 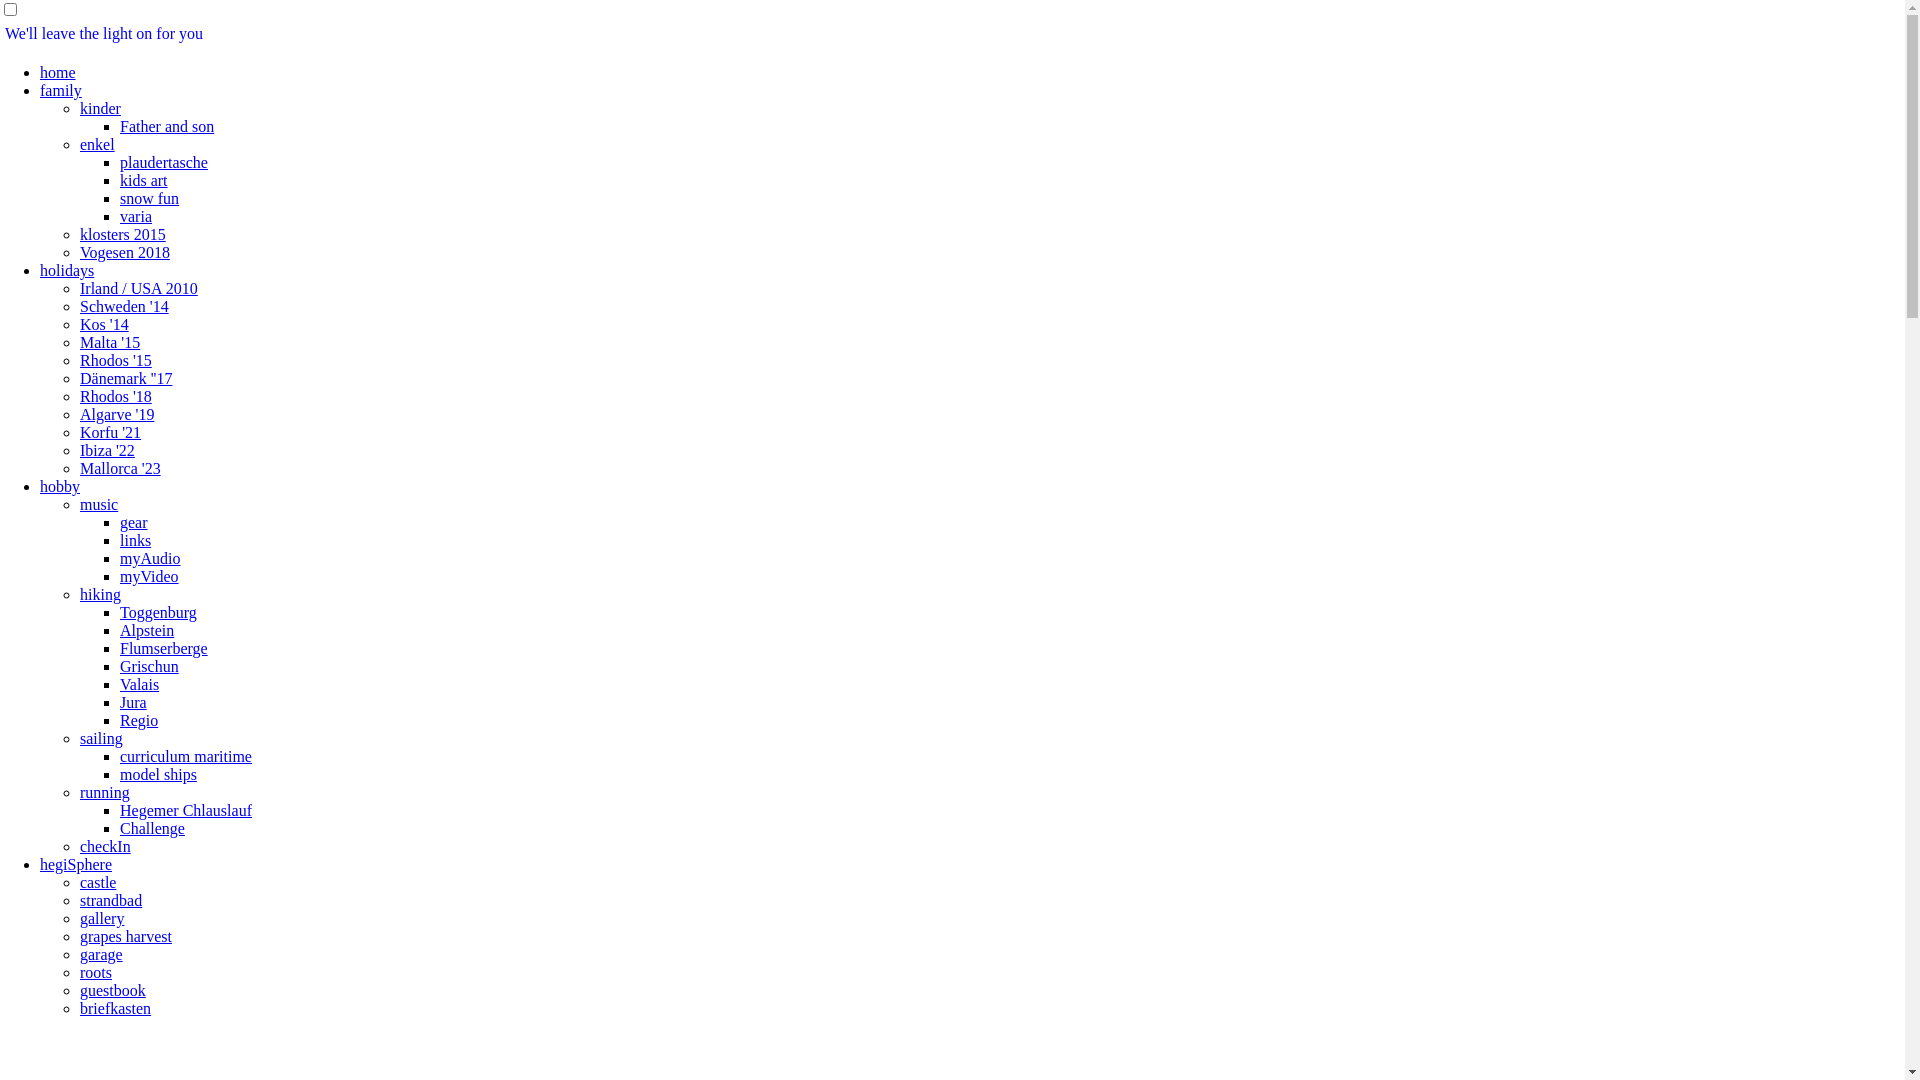 What do you see at coordinates (157, 611) in the screenshot?
I see `'Toggenburg'` at bounding box center [157, 611].